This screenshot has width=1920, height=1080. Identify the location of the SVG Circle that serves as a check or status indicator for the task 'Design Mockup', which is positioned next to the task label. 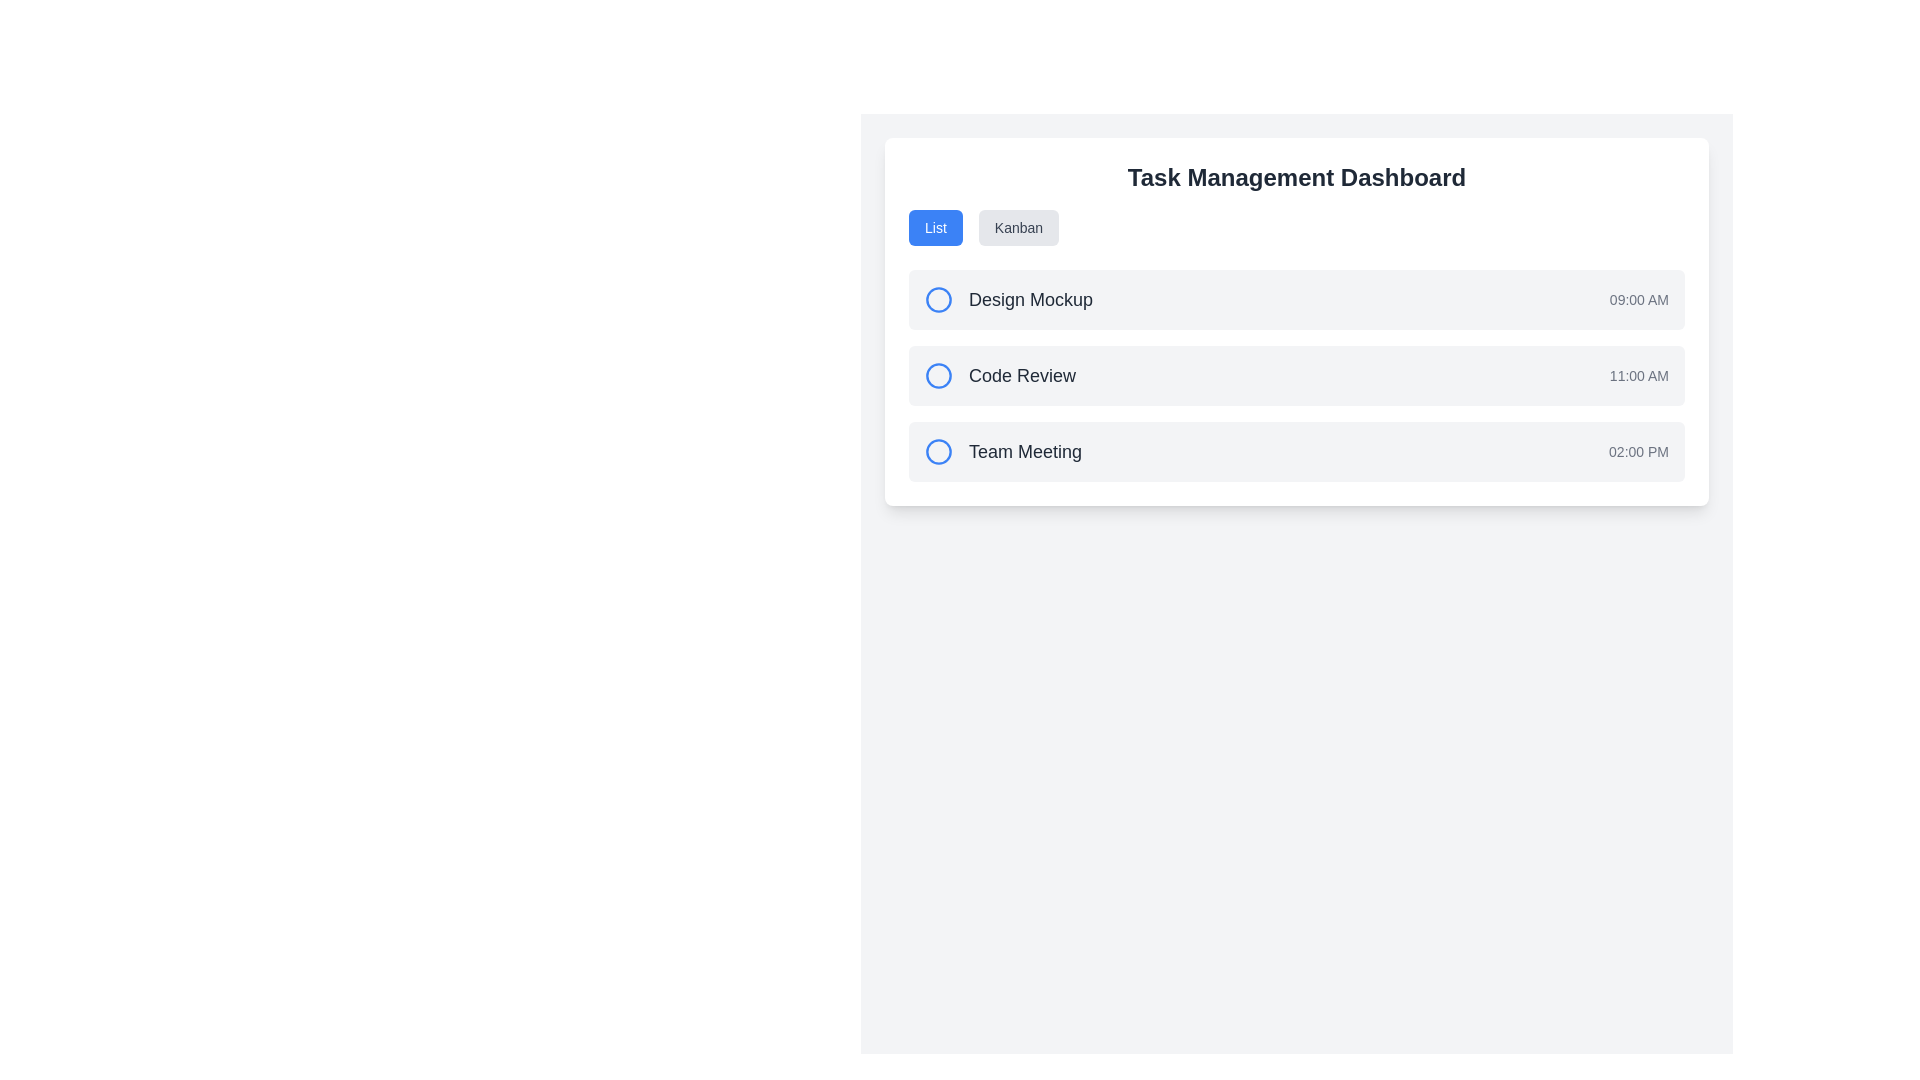
(938, 300).